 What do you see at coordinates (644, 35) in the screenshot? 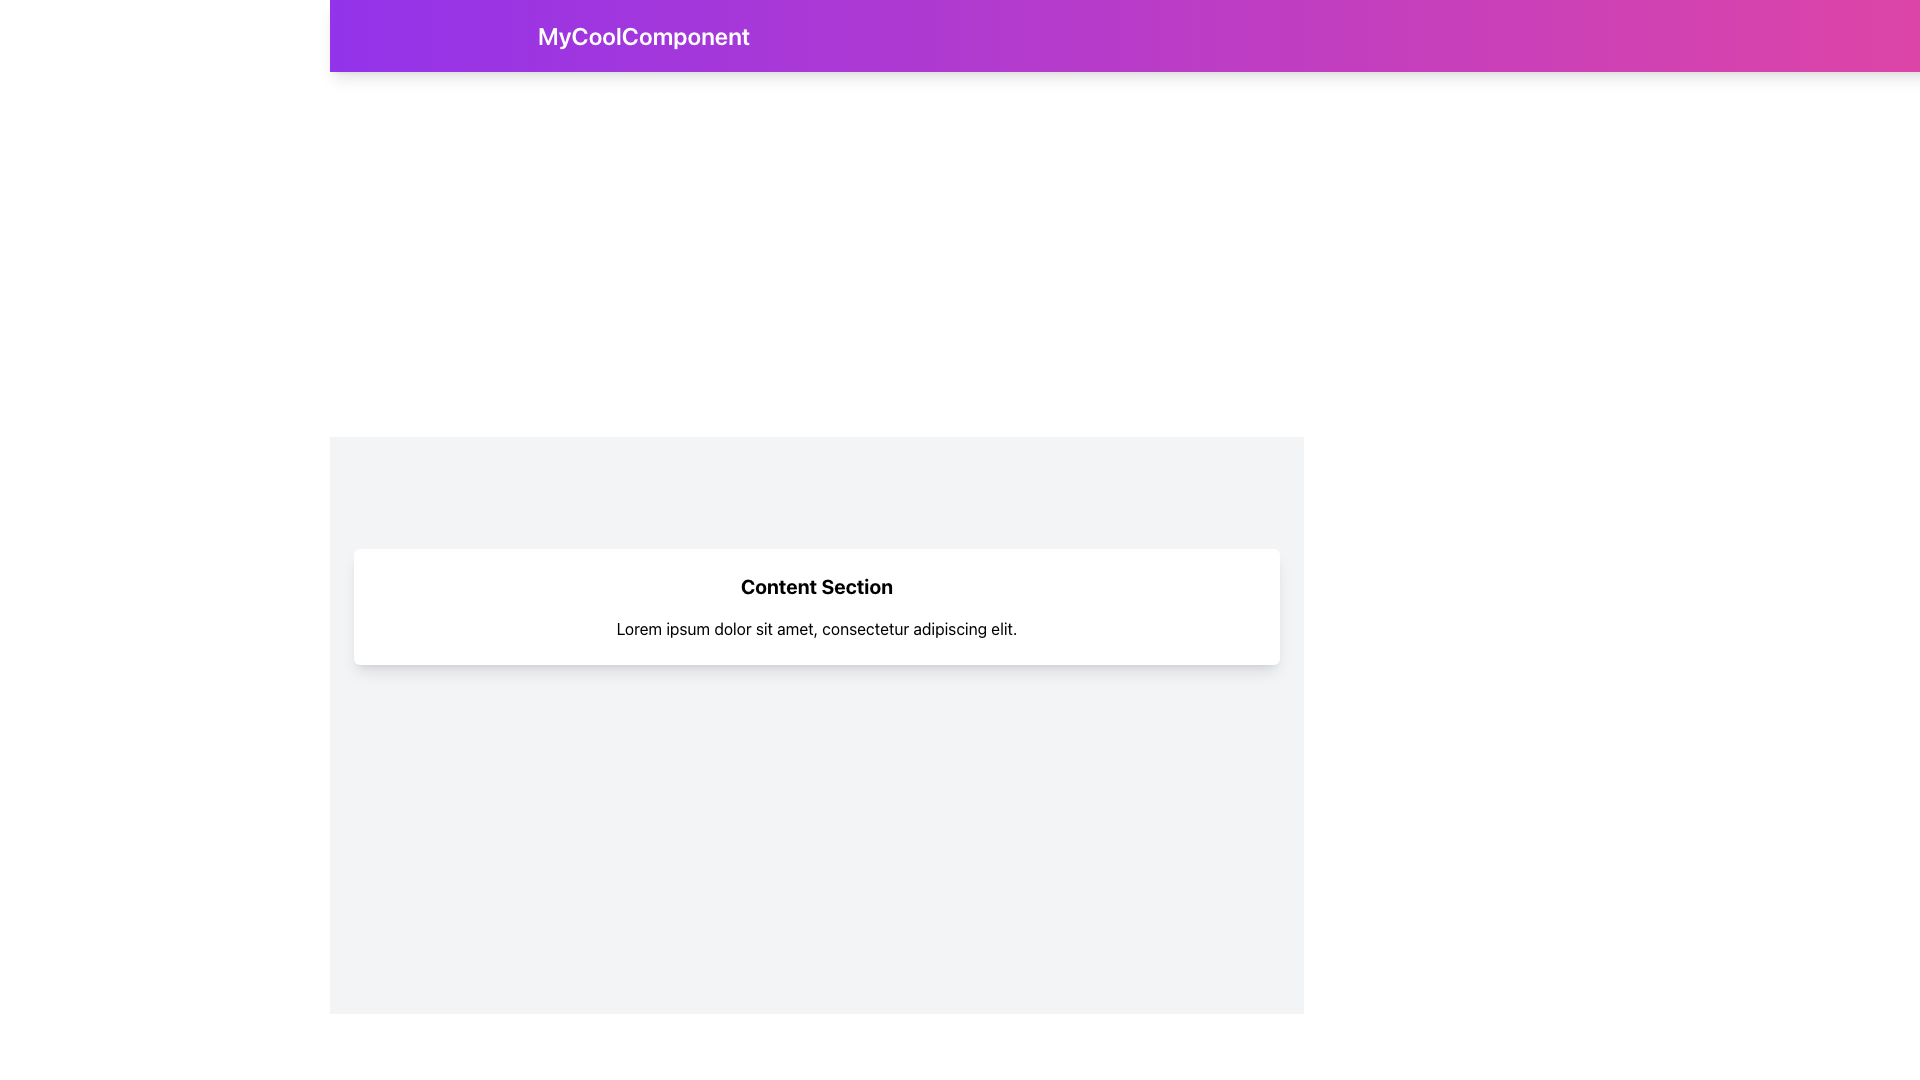
I see `the text element 'MyCoolComponent' displayed in bold, large white font at the center of the purple header` at bounding box center [644, 35].